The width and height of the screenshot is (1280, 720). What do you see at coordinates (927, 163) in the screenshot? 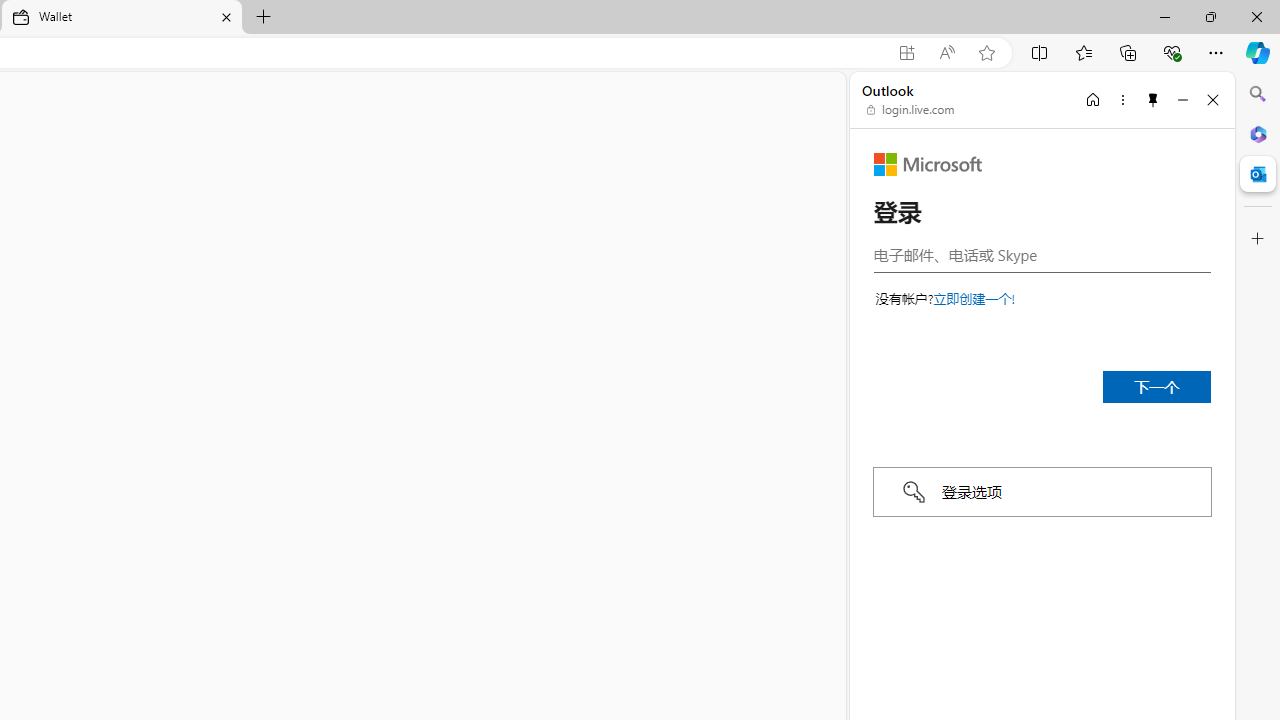
I see `'Microsoft'` at bounding box center [927, 163].